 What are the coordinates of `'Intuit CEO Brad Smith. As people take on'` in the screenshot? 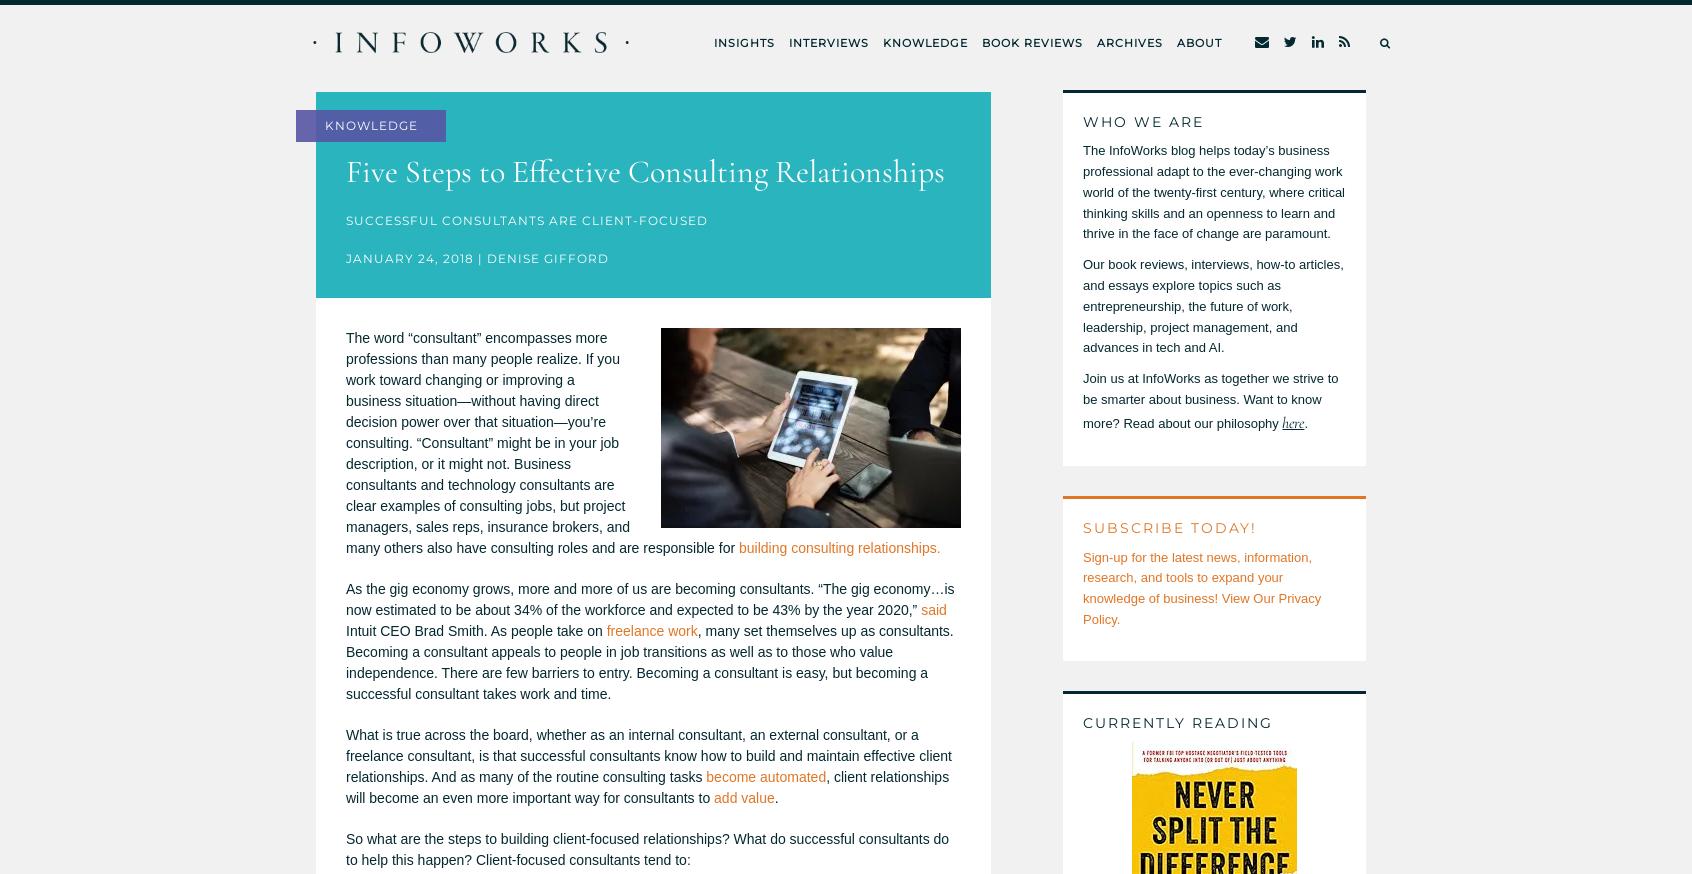 It's located at (474, 630).